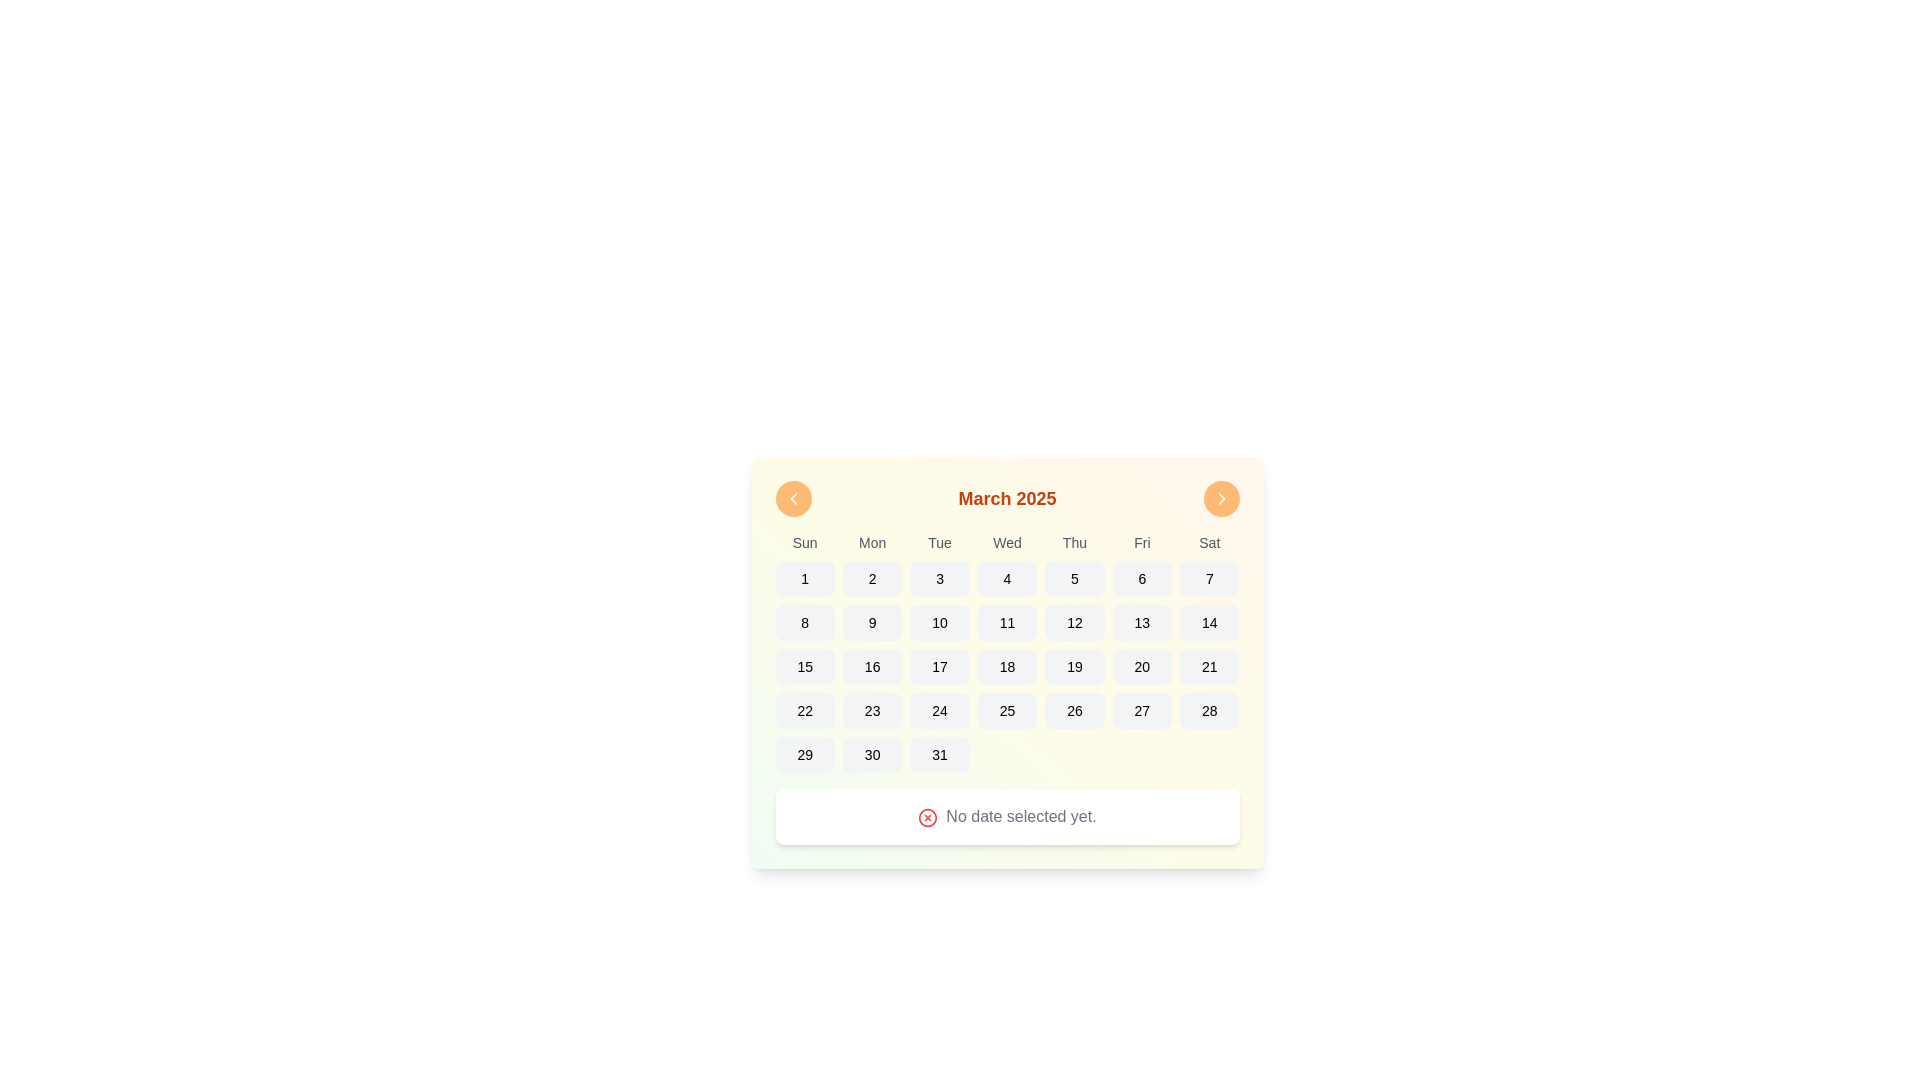 Image resolution: width=1920 pixels, height=1080 pixels. I want to click on the text displaying 'March 2025', which is bold, large, and orange, located centrally in the calendar header with navigation icons on either side, so click(1007, 497).